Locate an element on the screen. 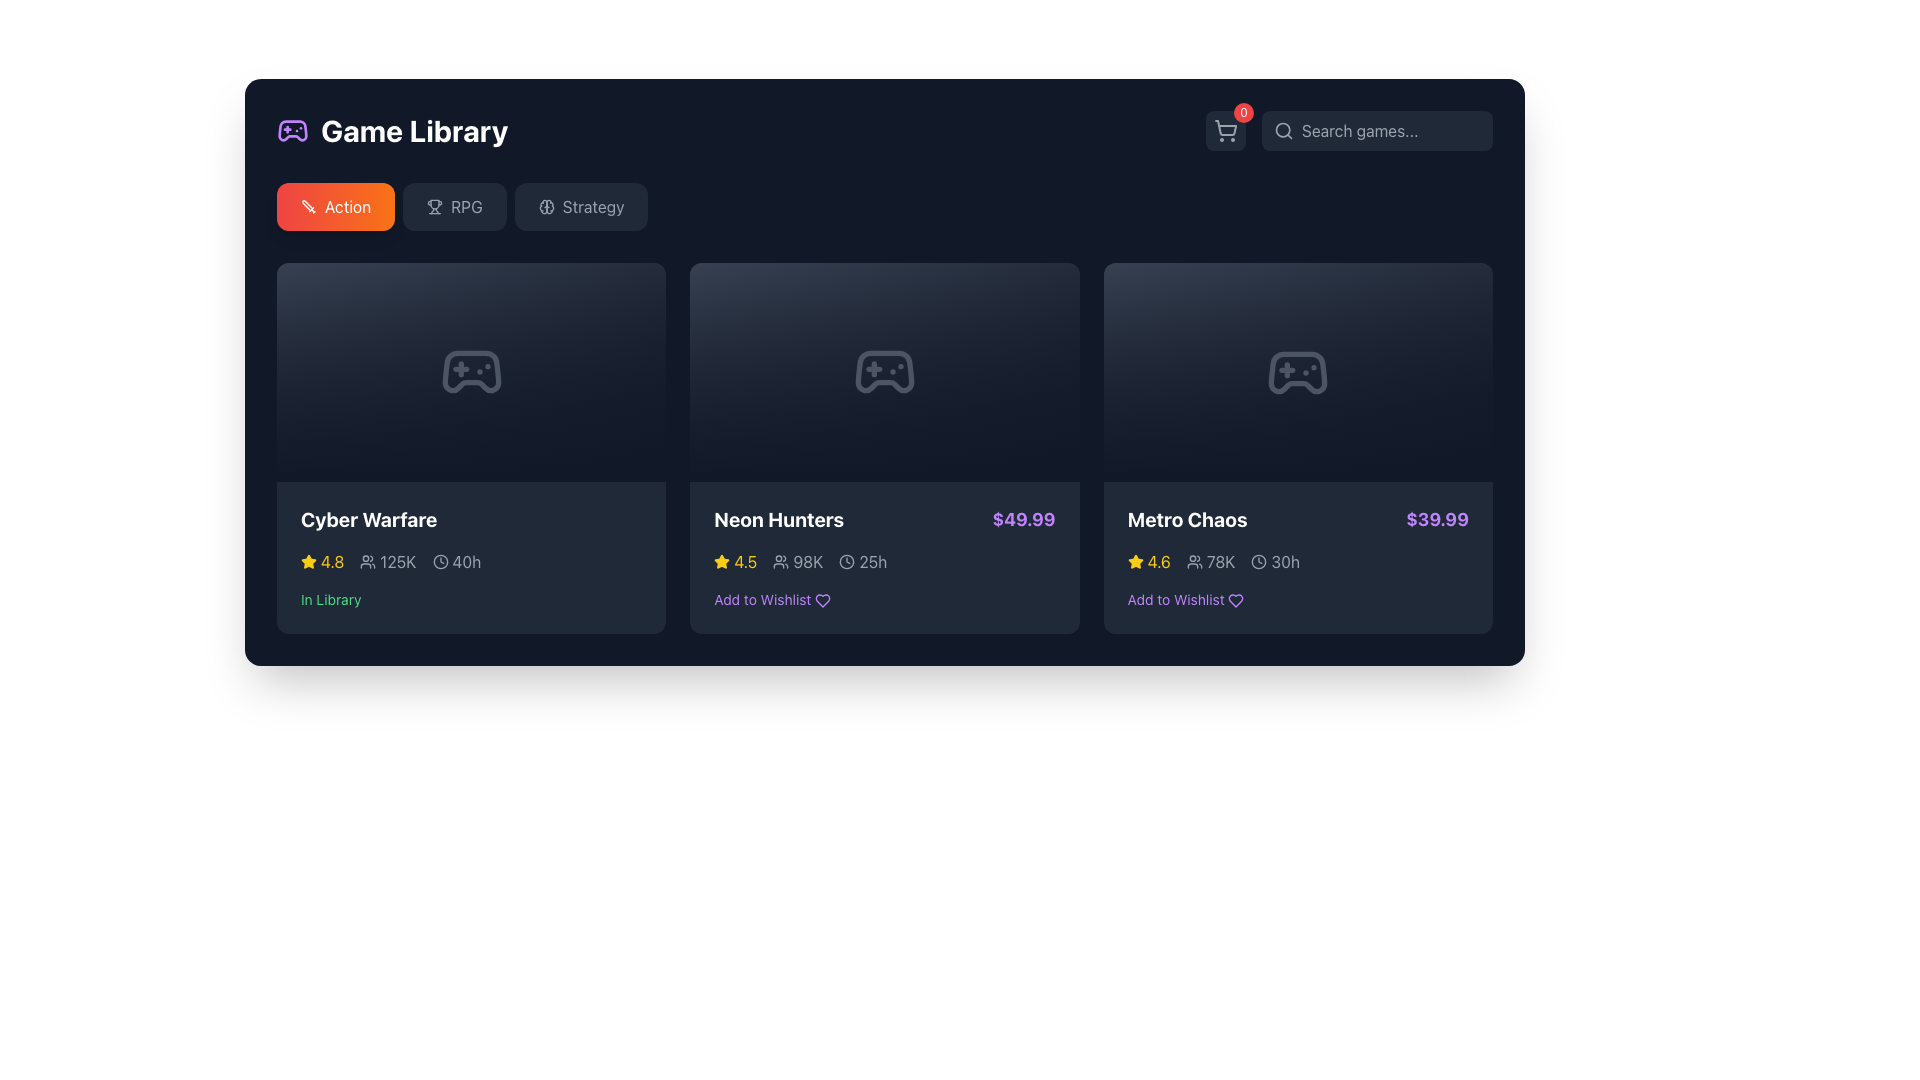  the 'Add to Wishlist' button-like text element with an icon for the game 'Neon Hunters' to change its color is located at coordinates (771, 598).